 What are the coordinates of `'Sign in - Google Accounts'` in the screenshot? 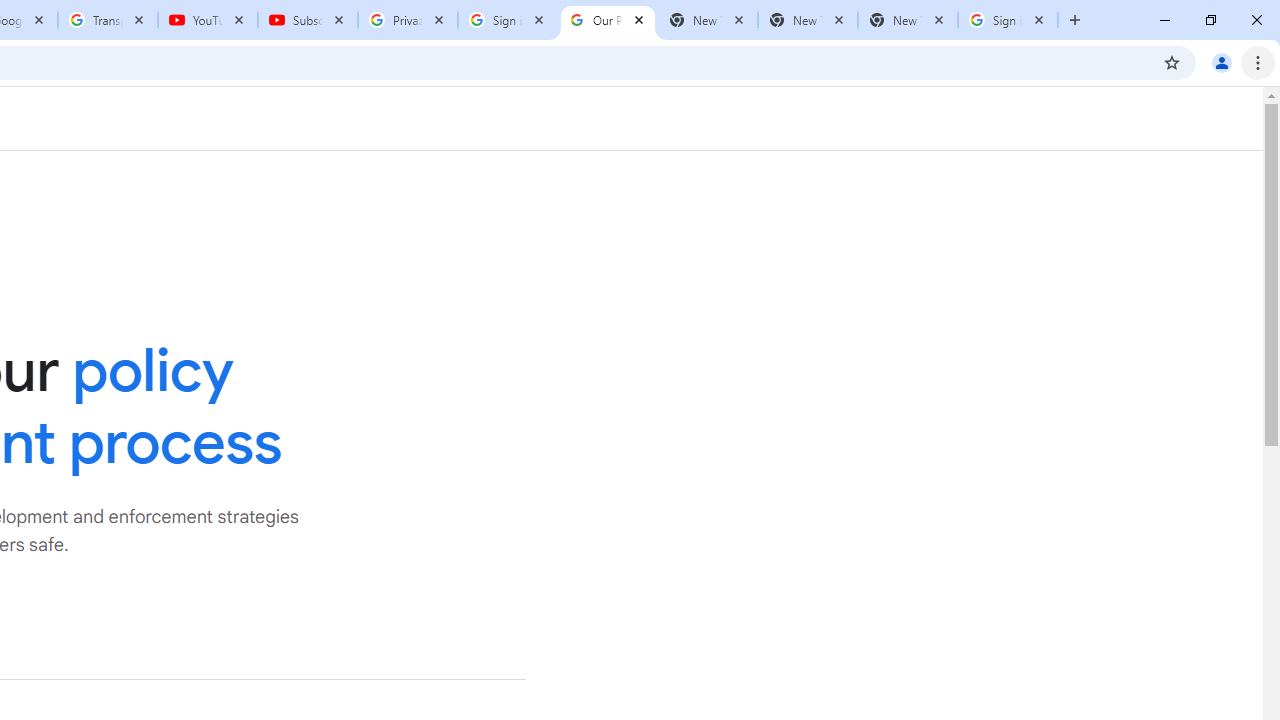 It's located at (508, 20).